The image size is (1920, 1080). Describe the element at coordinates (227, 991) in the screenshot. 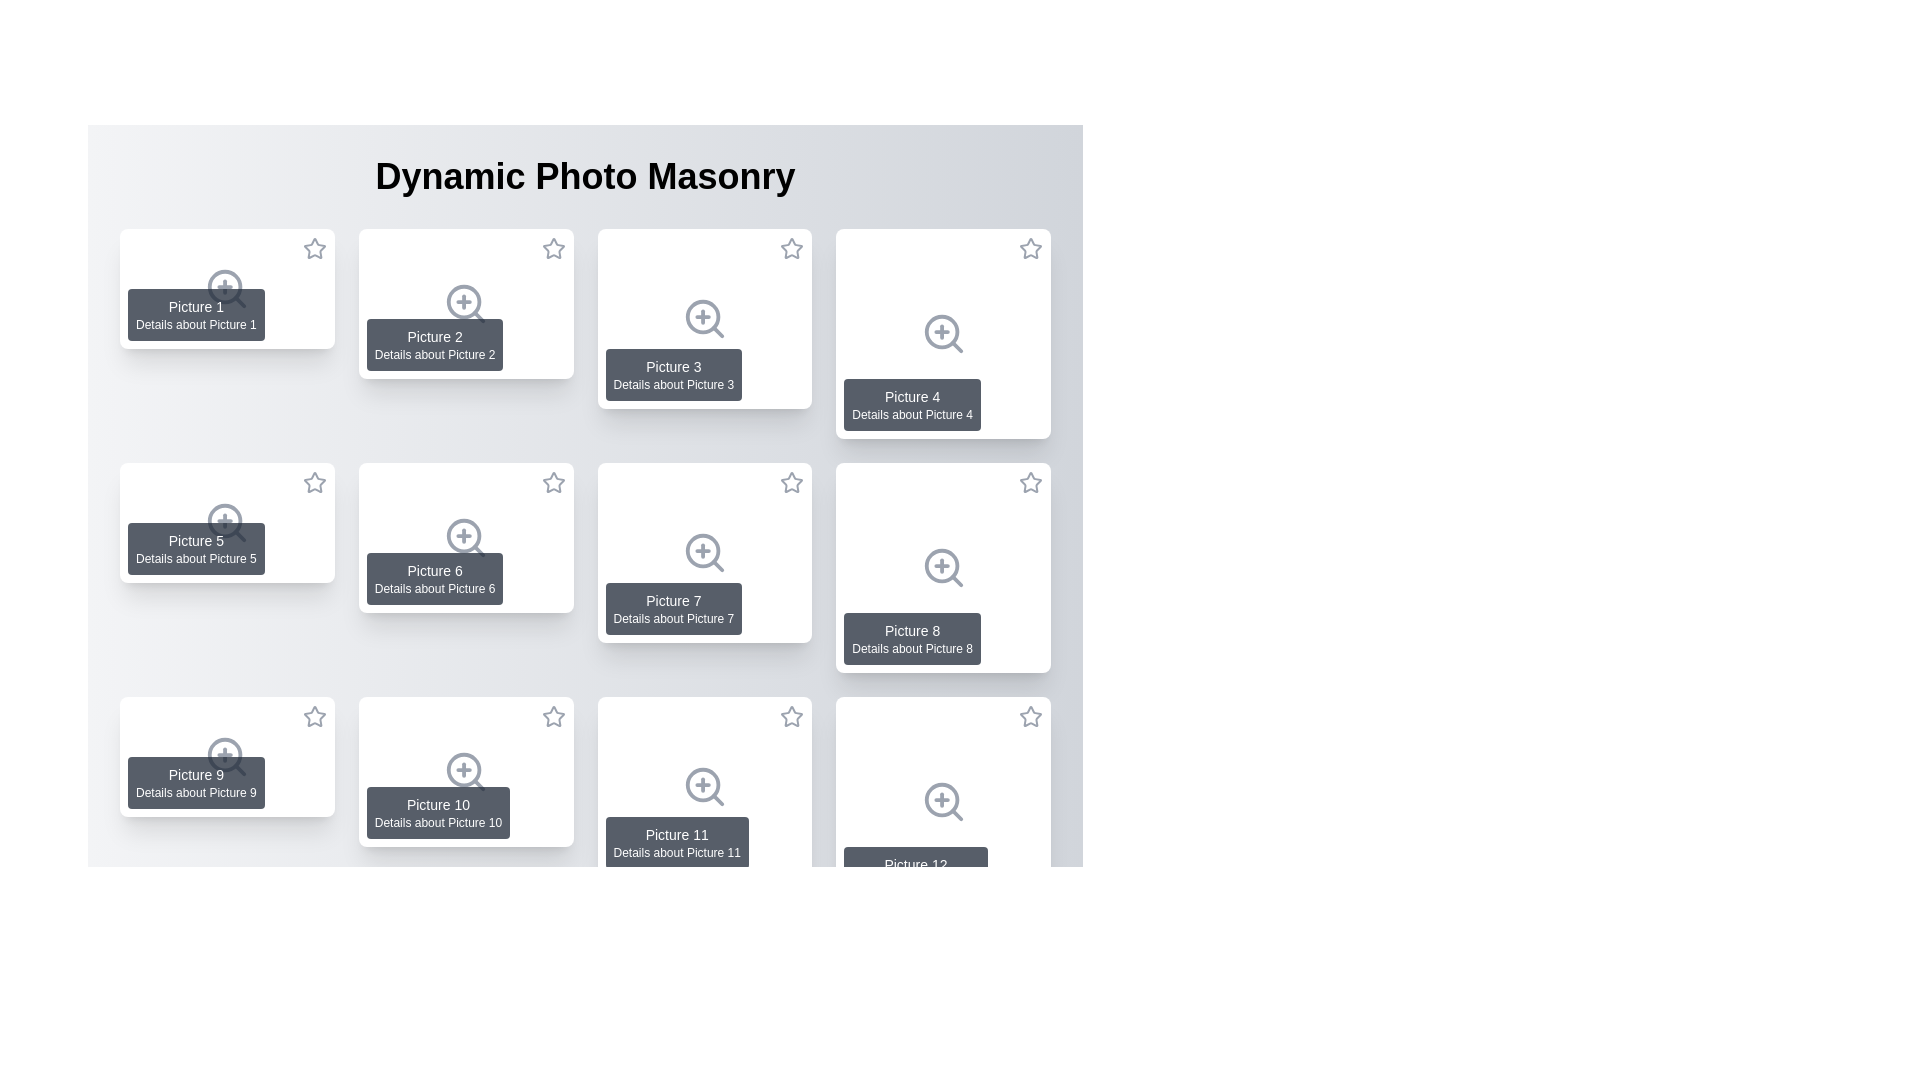

I see `the zoom-in button located slightly to the right of the center of the interface` at that location.